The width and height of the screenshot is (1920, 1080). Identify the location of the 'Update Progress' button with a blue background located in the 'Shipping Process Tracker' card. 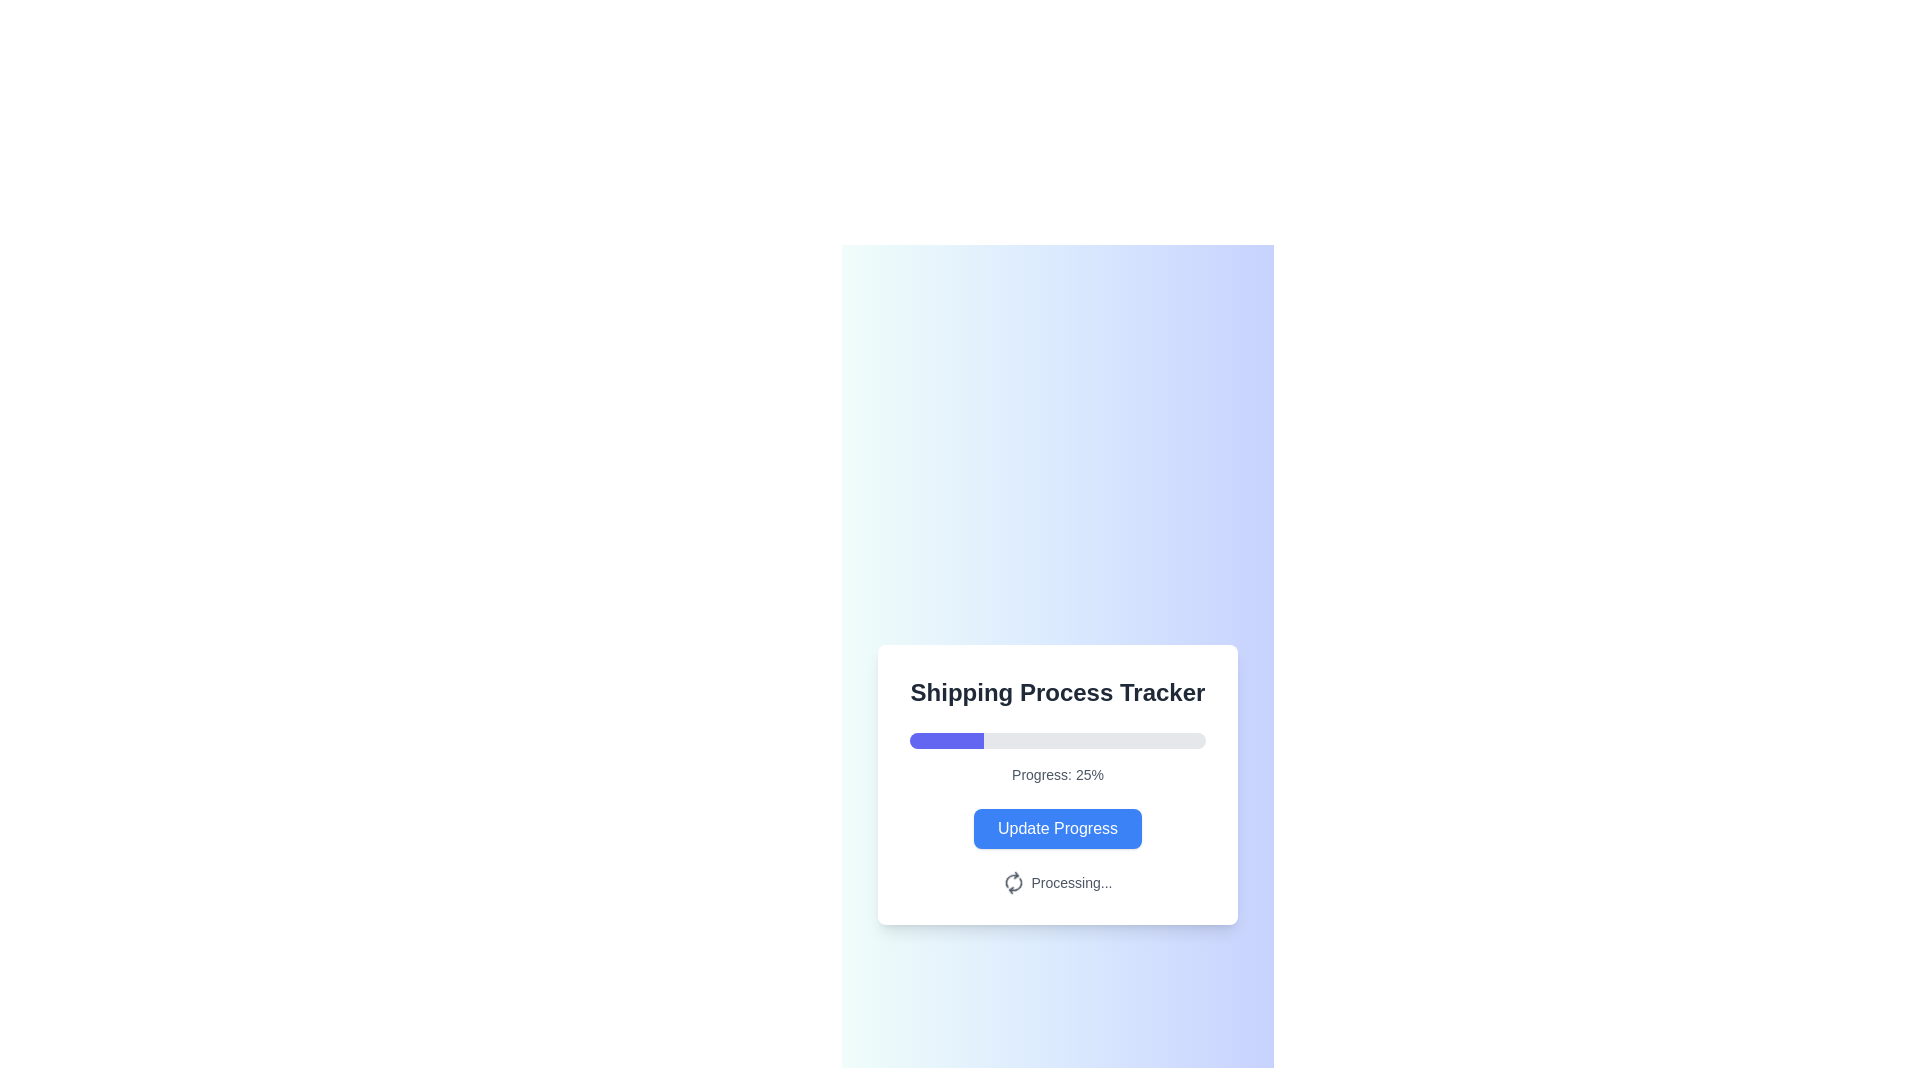
(1056, 829).